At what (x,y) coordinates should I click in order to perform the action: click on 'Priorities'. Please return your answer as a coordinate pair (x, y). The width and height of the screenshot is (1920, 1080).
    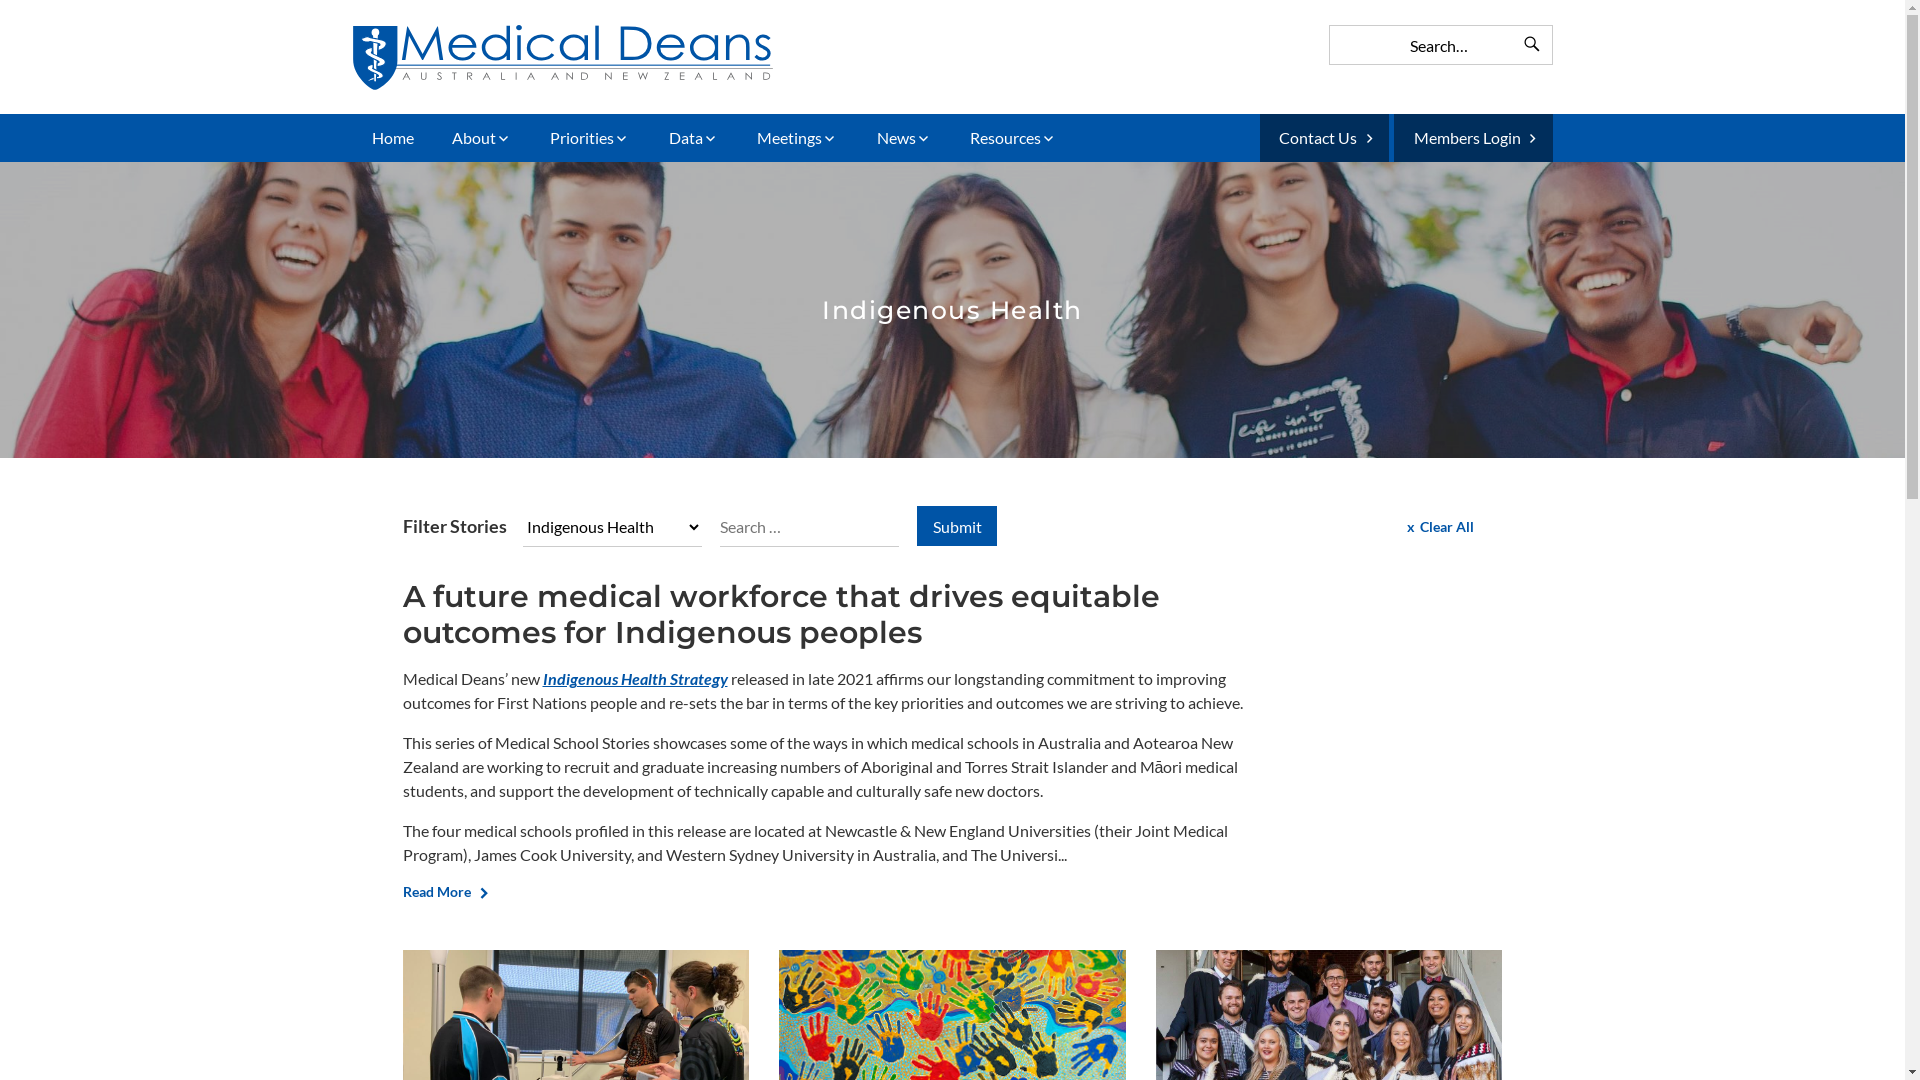
    Looking at the image, I should click on (531, 137).